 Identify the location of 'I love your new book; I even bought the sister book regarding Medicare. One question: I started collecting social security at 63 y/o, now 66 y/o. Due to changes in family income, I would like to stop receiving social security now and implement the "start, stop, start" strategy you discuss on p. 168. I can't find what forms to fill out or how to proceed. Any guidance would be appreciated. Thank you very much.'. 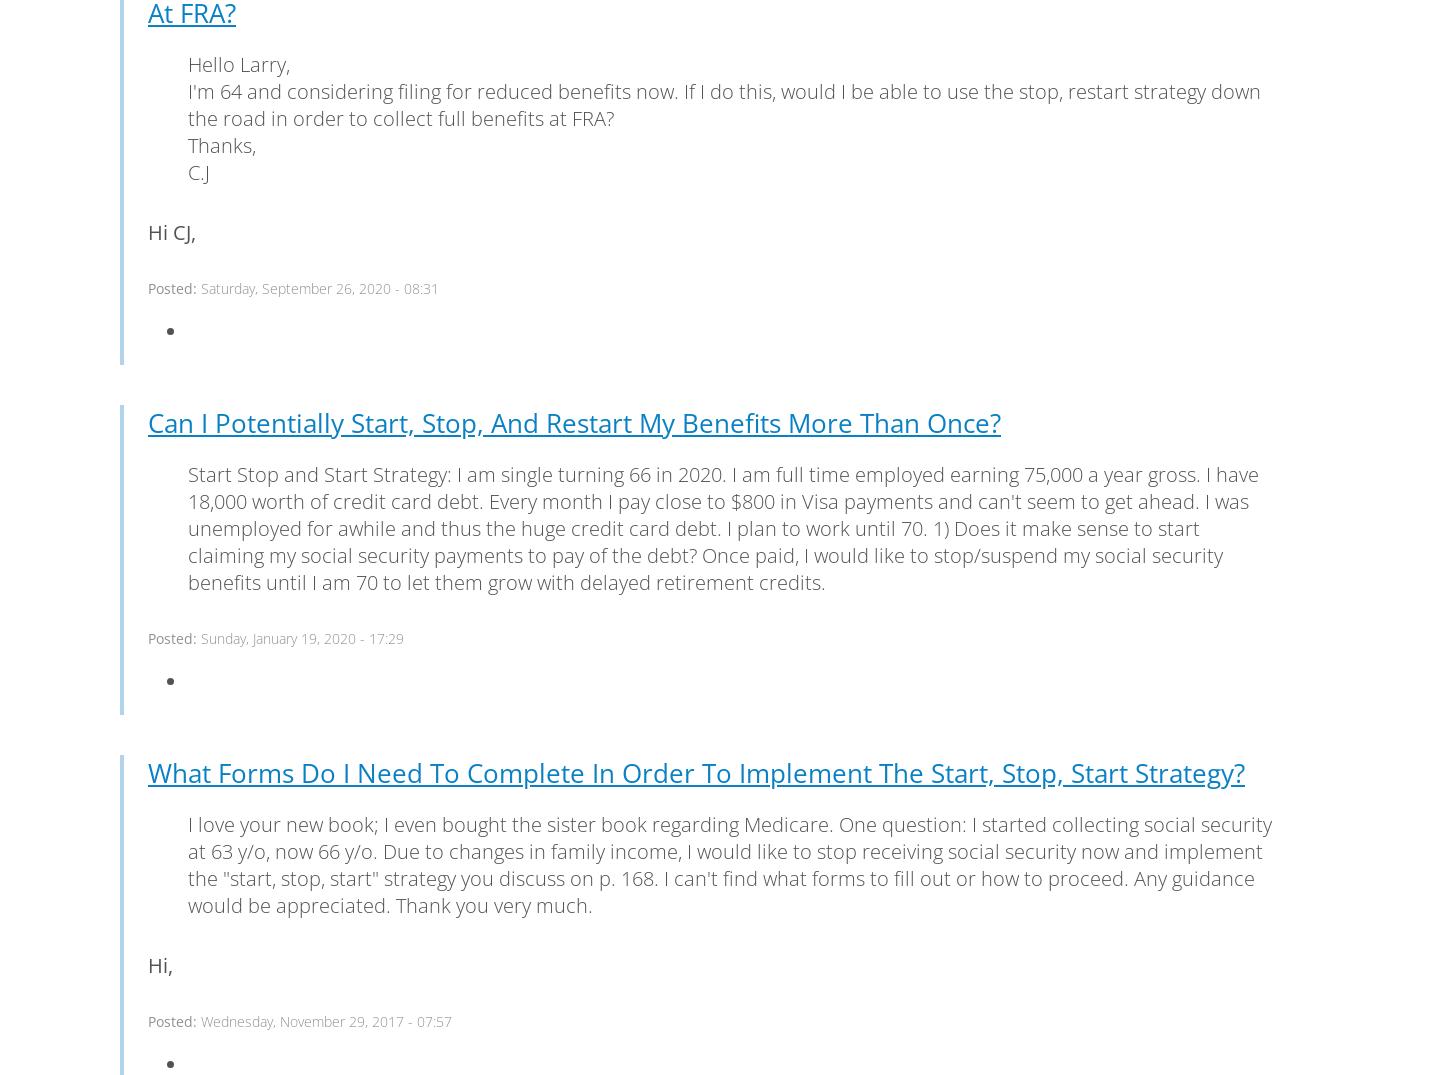
(728, 863).